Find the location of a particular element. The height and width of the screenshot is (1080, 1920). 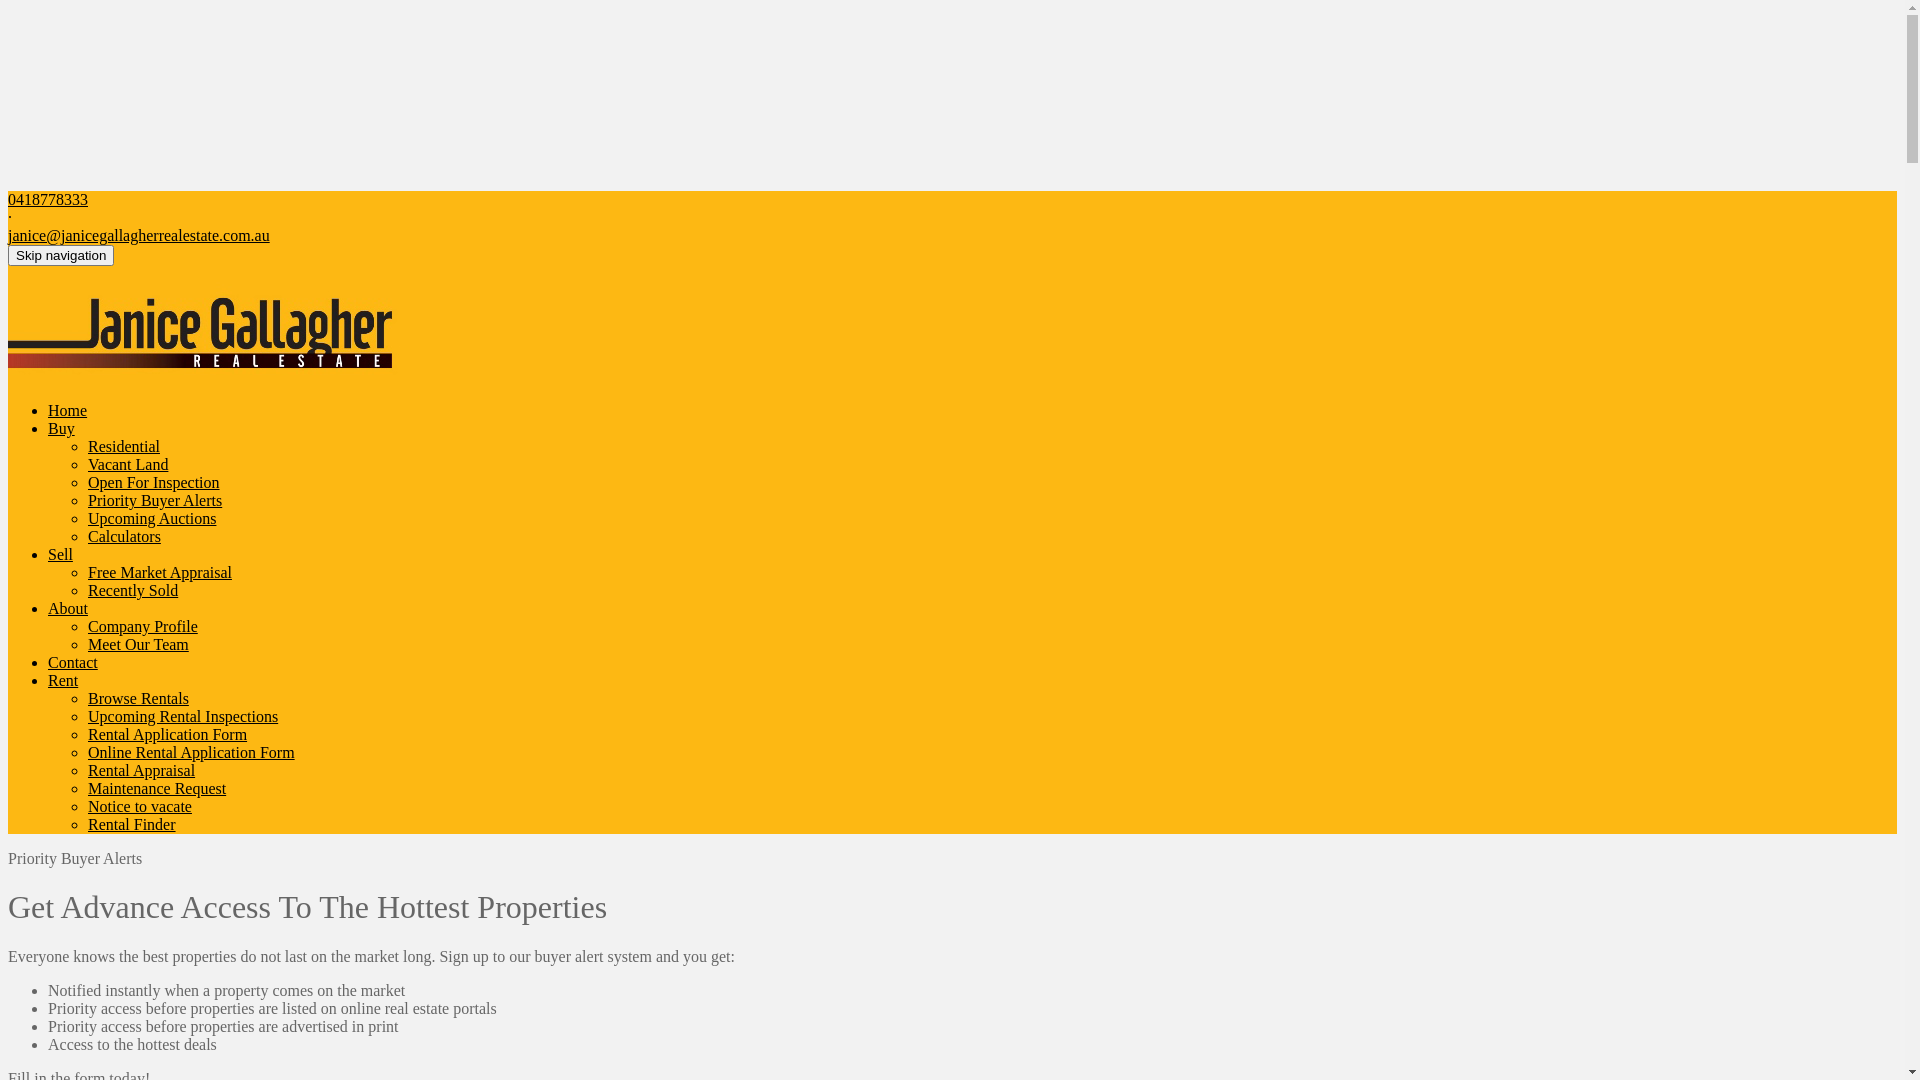

'Rental Appraisal' is located at coordinates (140, 769).